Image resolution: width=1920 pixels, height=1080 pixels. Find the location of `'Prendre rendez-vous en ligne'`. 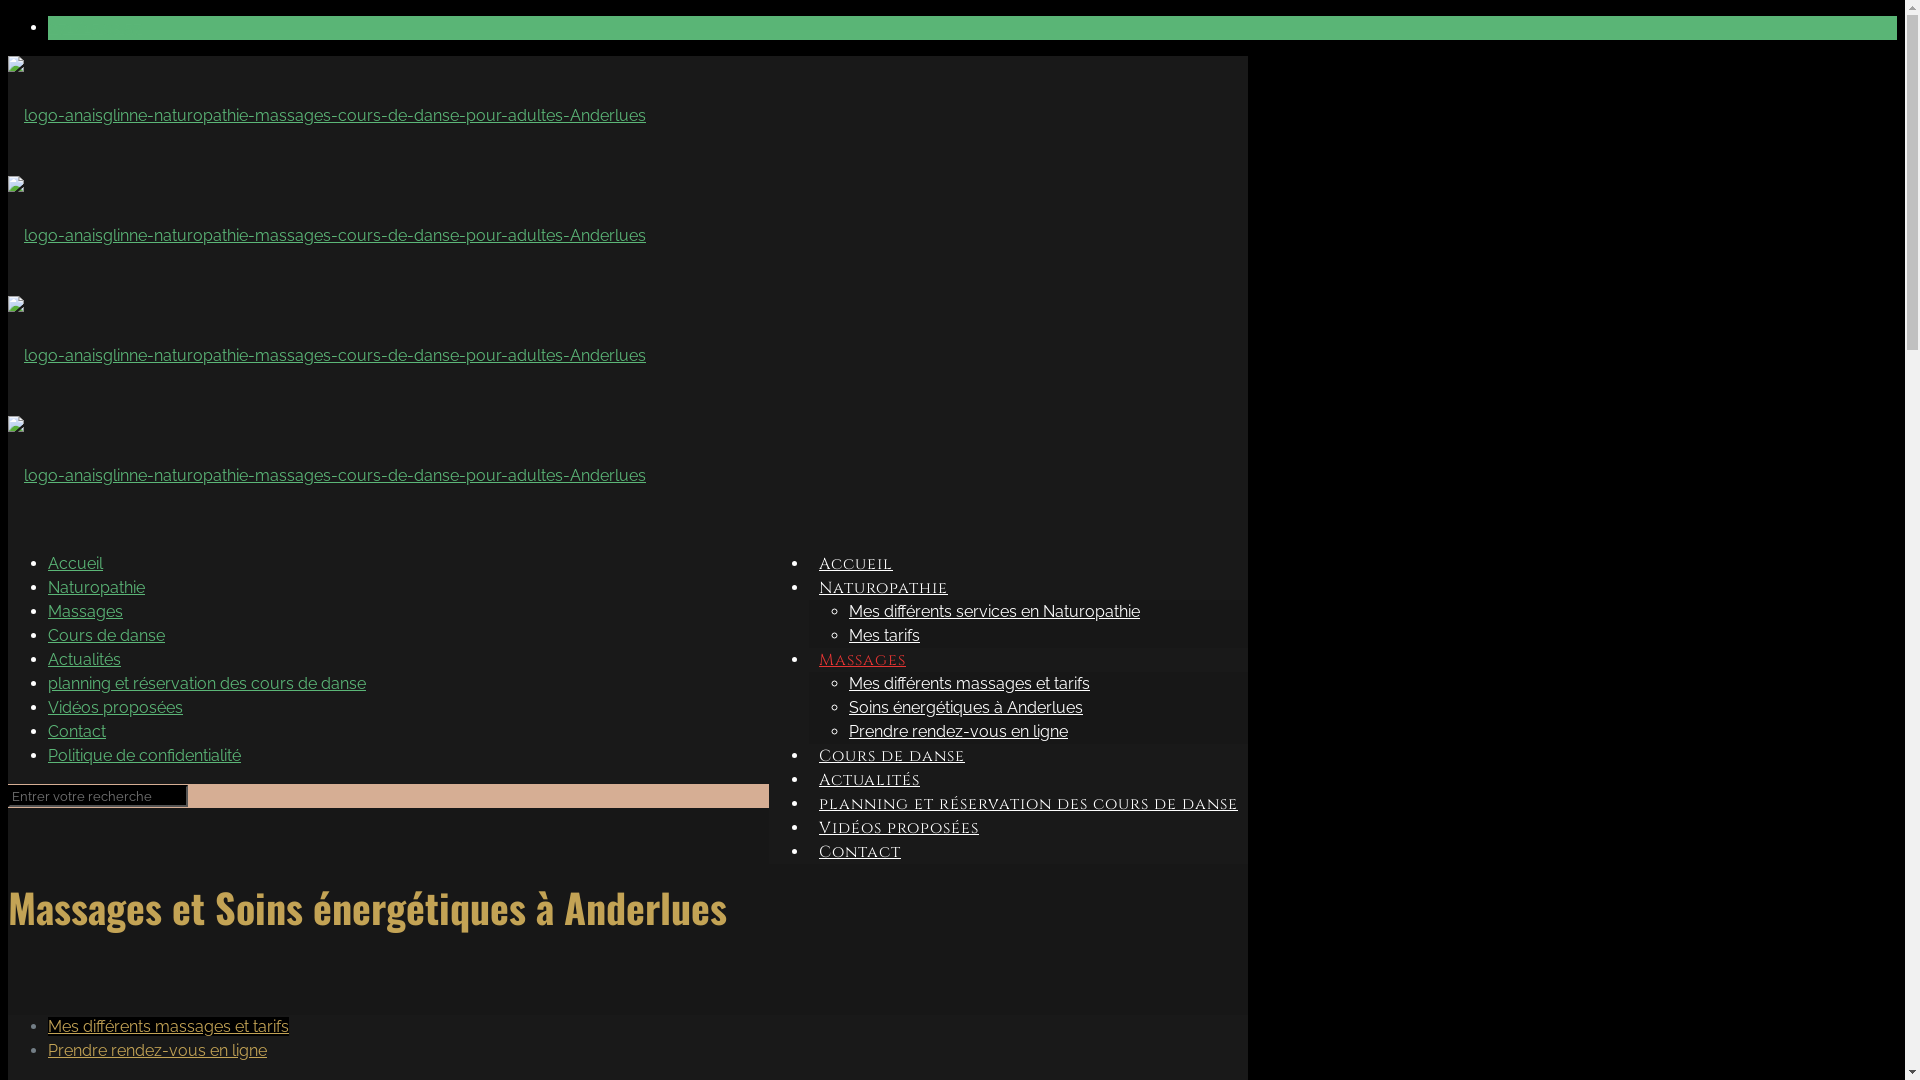

'Prendre rendez-vous en ligne' is located at coordinates (957, 731).